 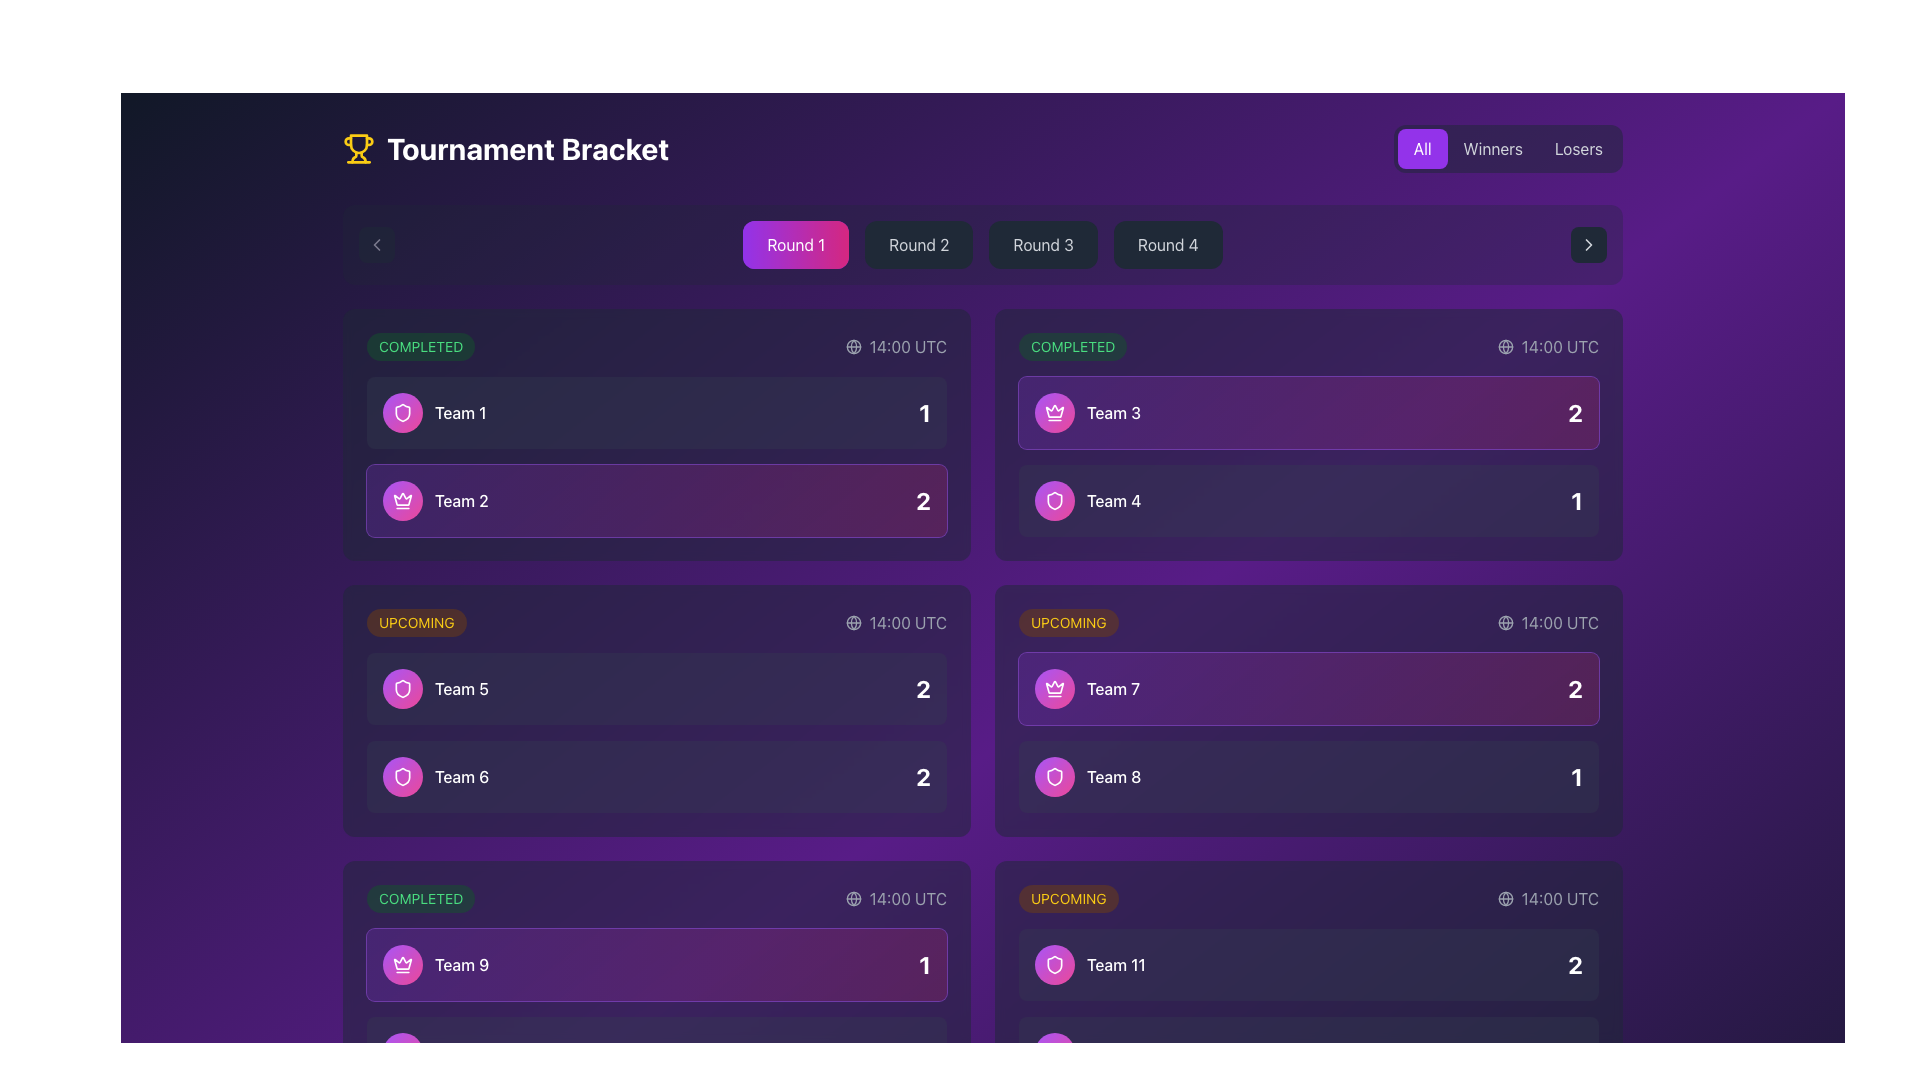 What do you see at coordinates (1115, 963) in the screenshot?
I see `the text label displaying 'Team 11' located in the 'Upcoming' section, which is positioned to the right of a circular icon with a shield symbol` at bounding box center [1115, 963].